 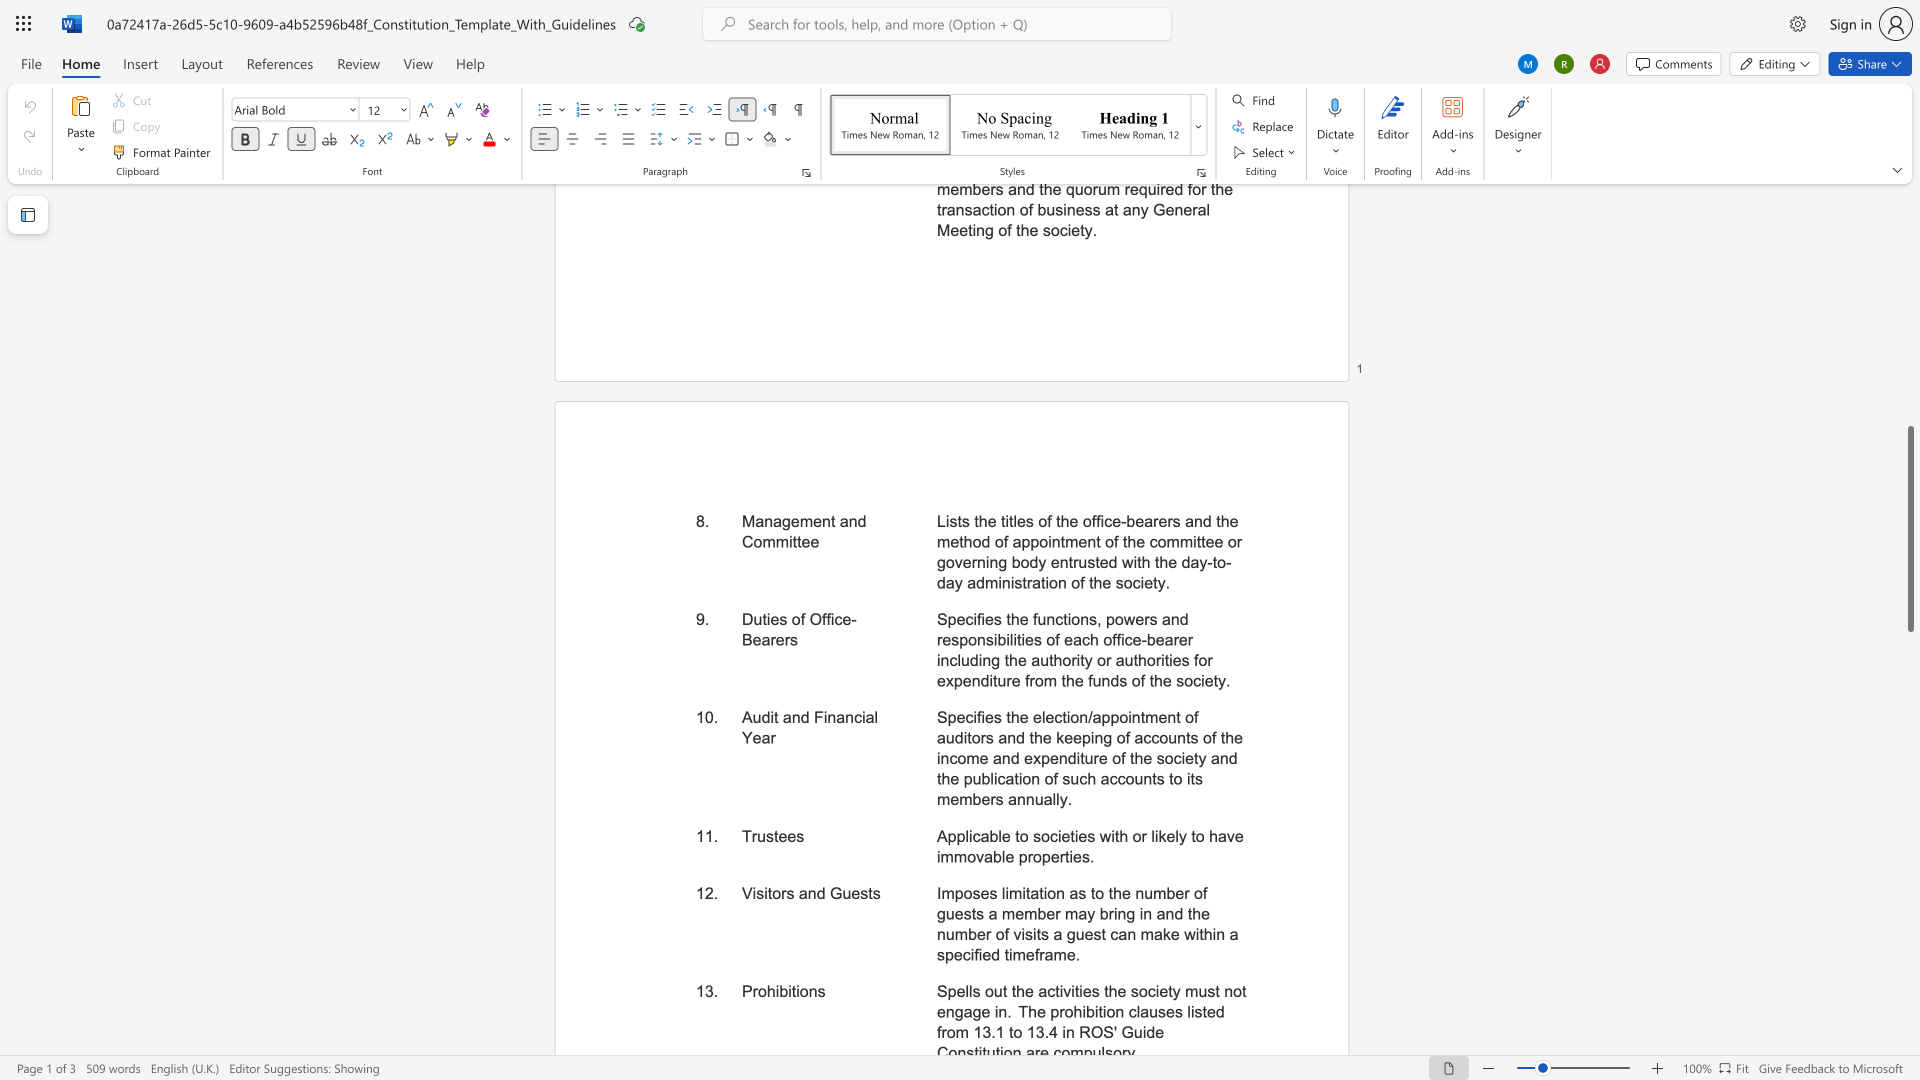 What do you see at coordinates (984, 716) in the screenshot?
I see `the subset text "es the electio" within the text "Specifies the election/appointment of auditors and the keeping of accounts of the income and expenditure of the society and the publication of such accounts to its members annually."` at bounding box center [984, 716].